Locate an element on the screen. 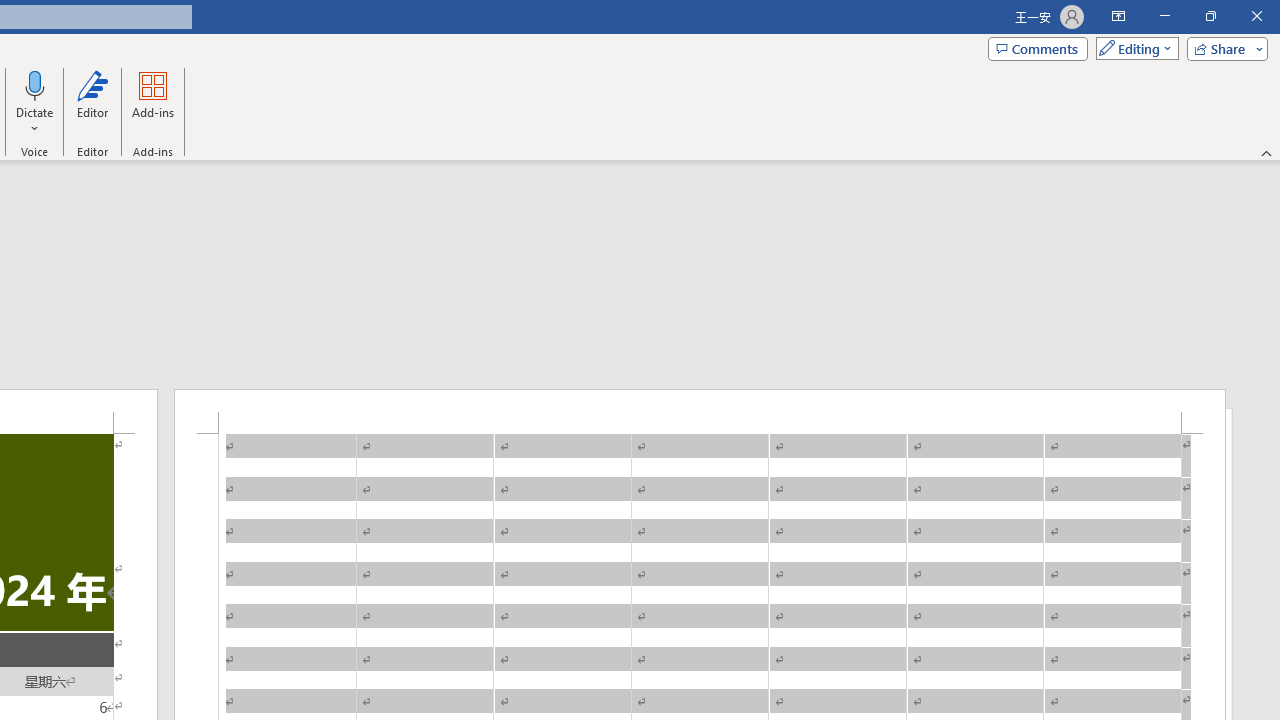  'Dictate' is located at coordinates (35, 84).